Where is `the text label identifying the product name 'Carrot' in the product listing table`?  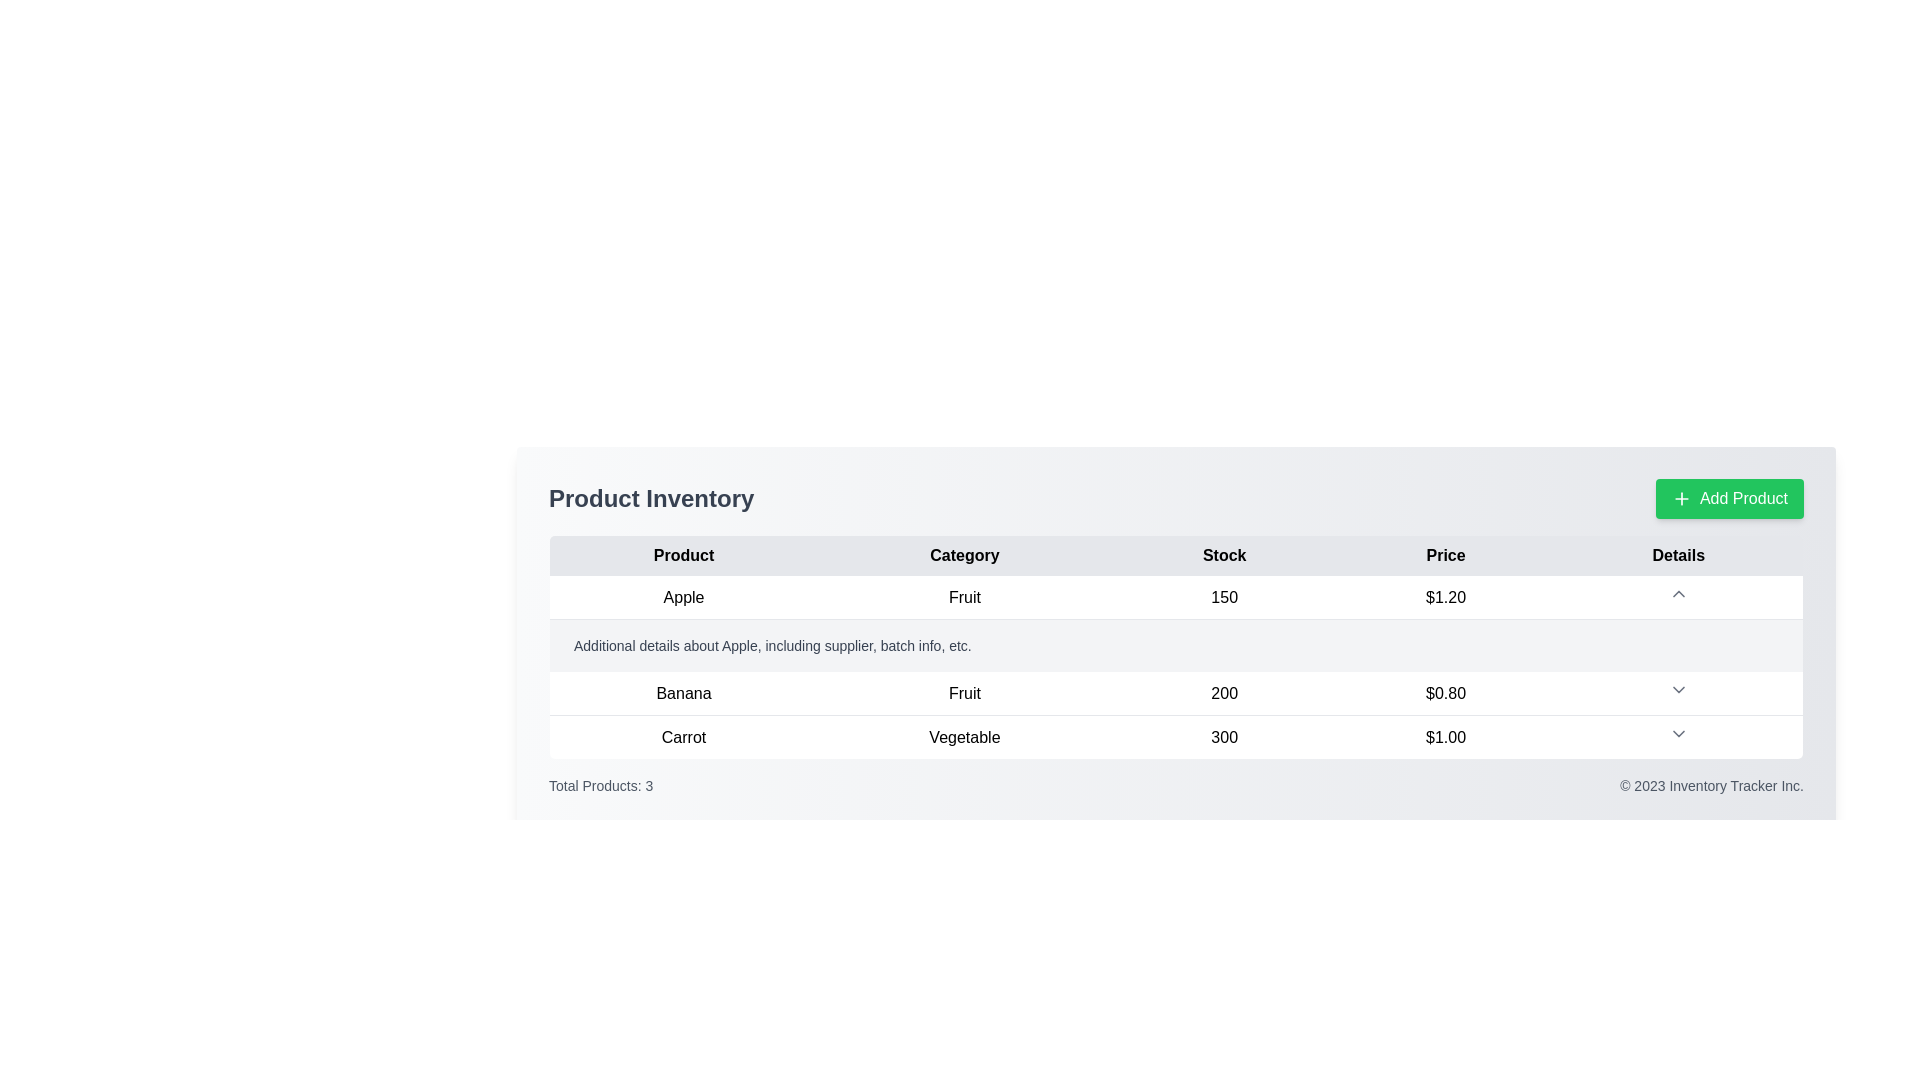
the text label identifying the product name 'Carrot' in the product listing table is located at coordinates (683, 737).